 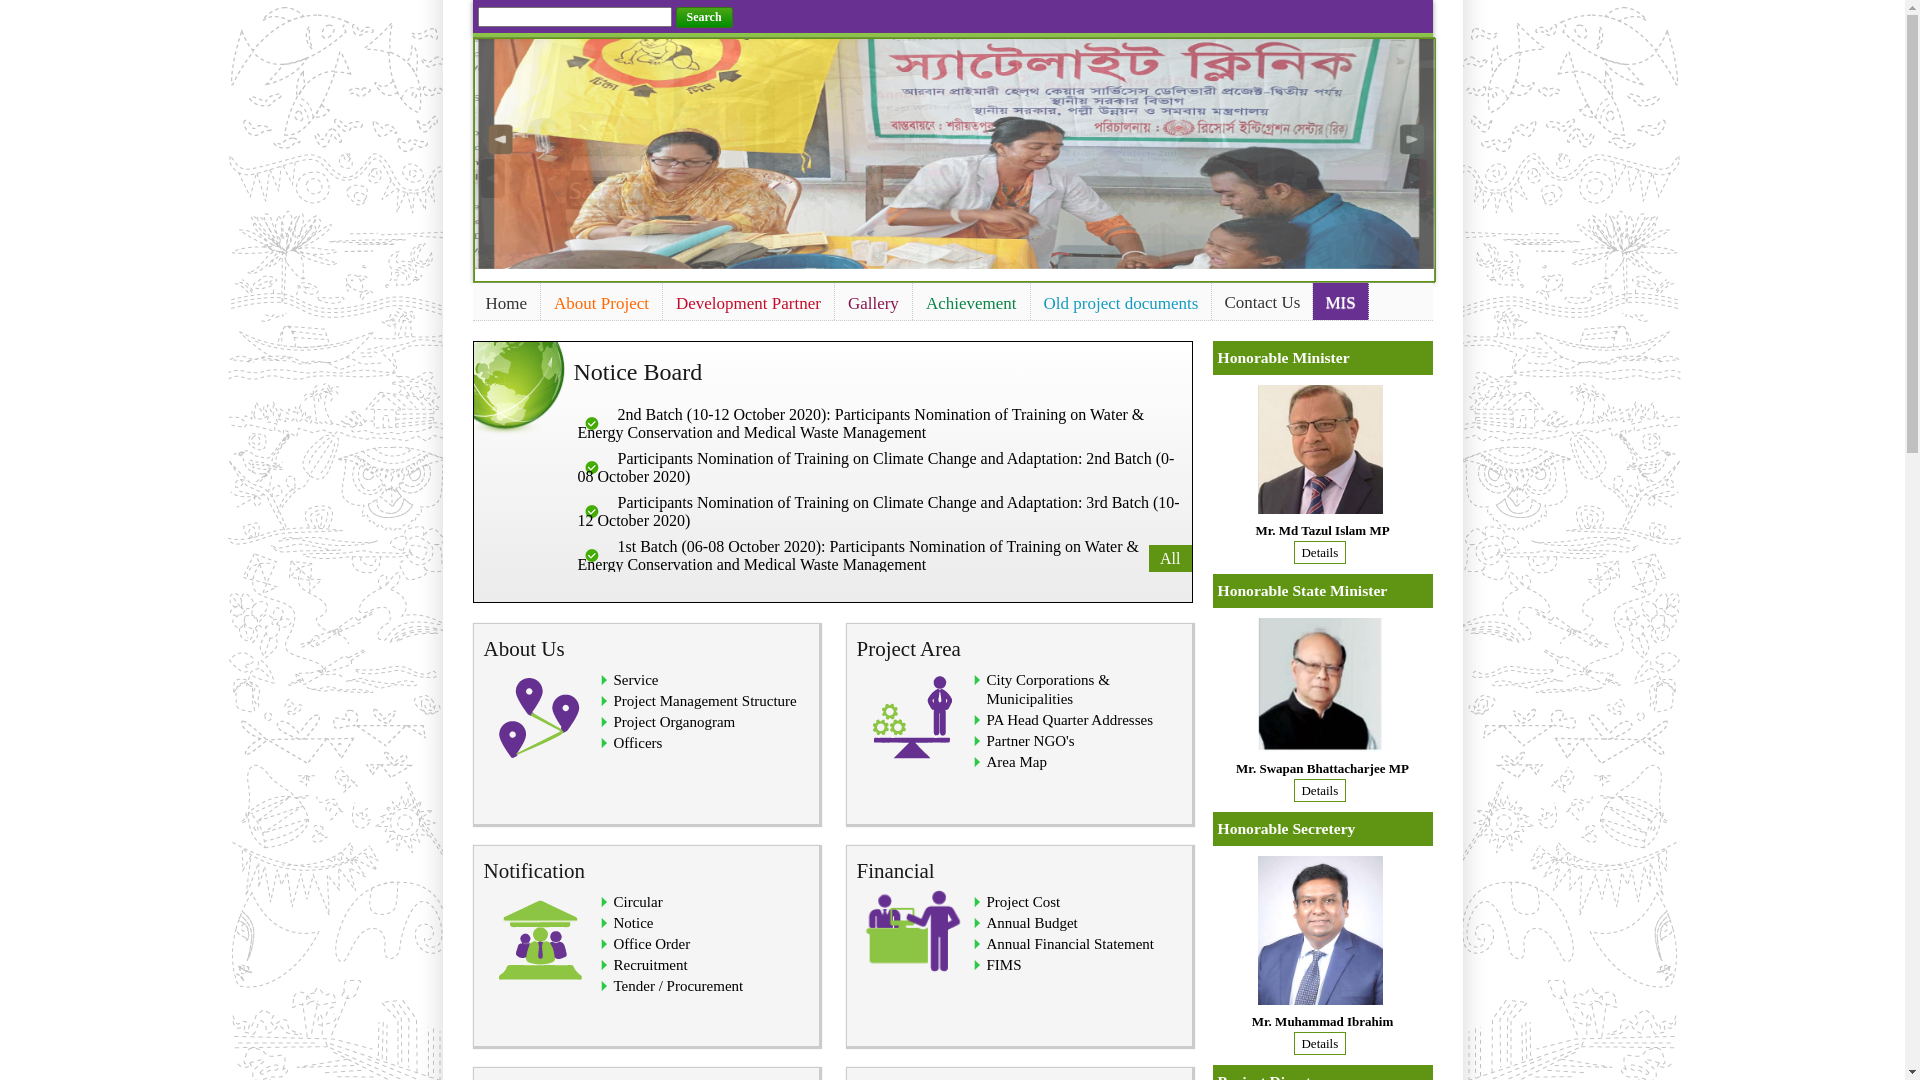 I want to click on 'All', so click(x=1170, y=558).